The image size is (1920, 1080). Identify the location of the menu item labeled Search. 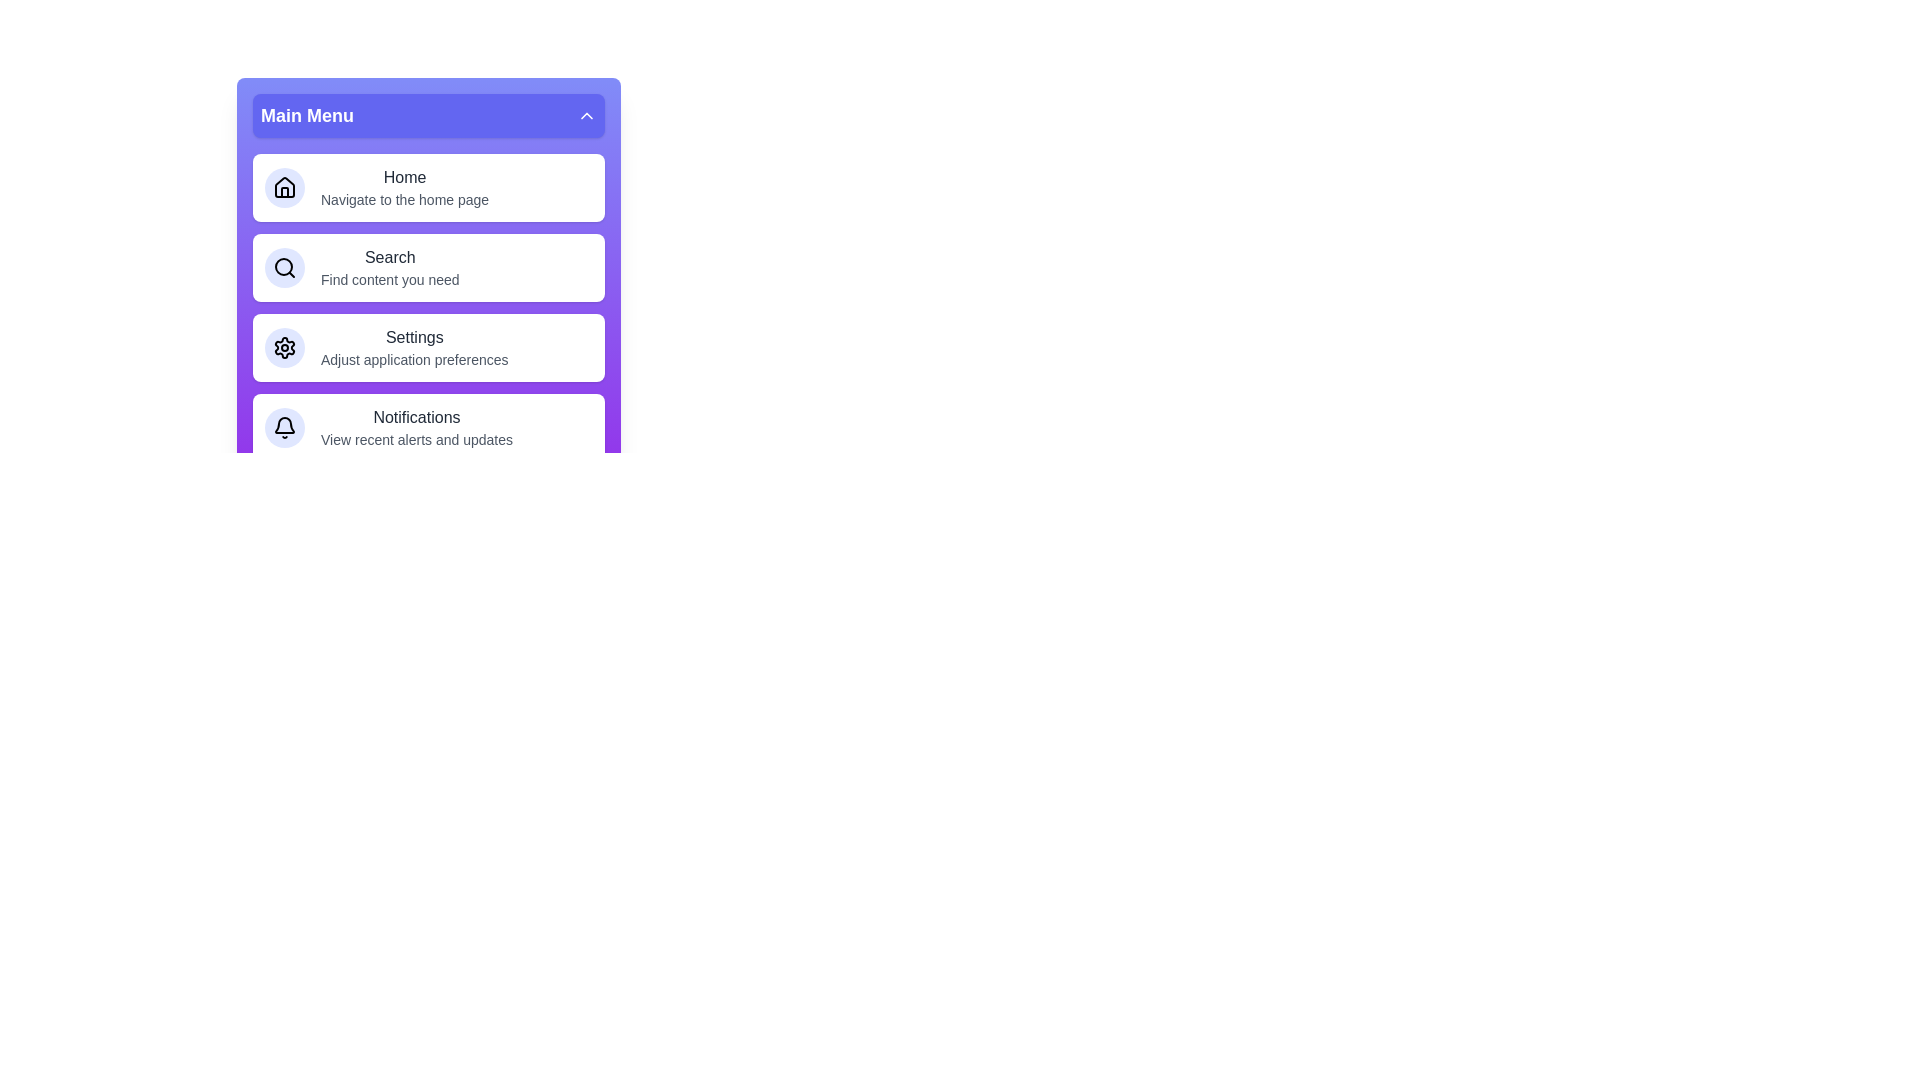
(427, 266).